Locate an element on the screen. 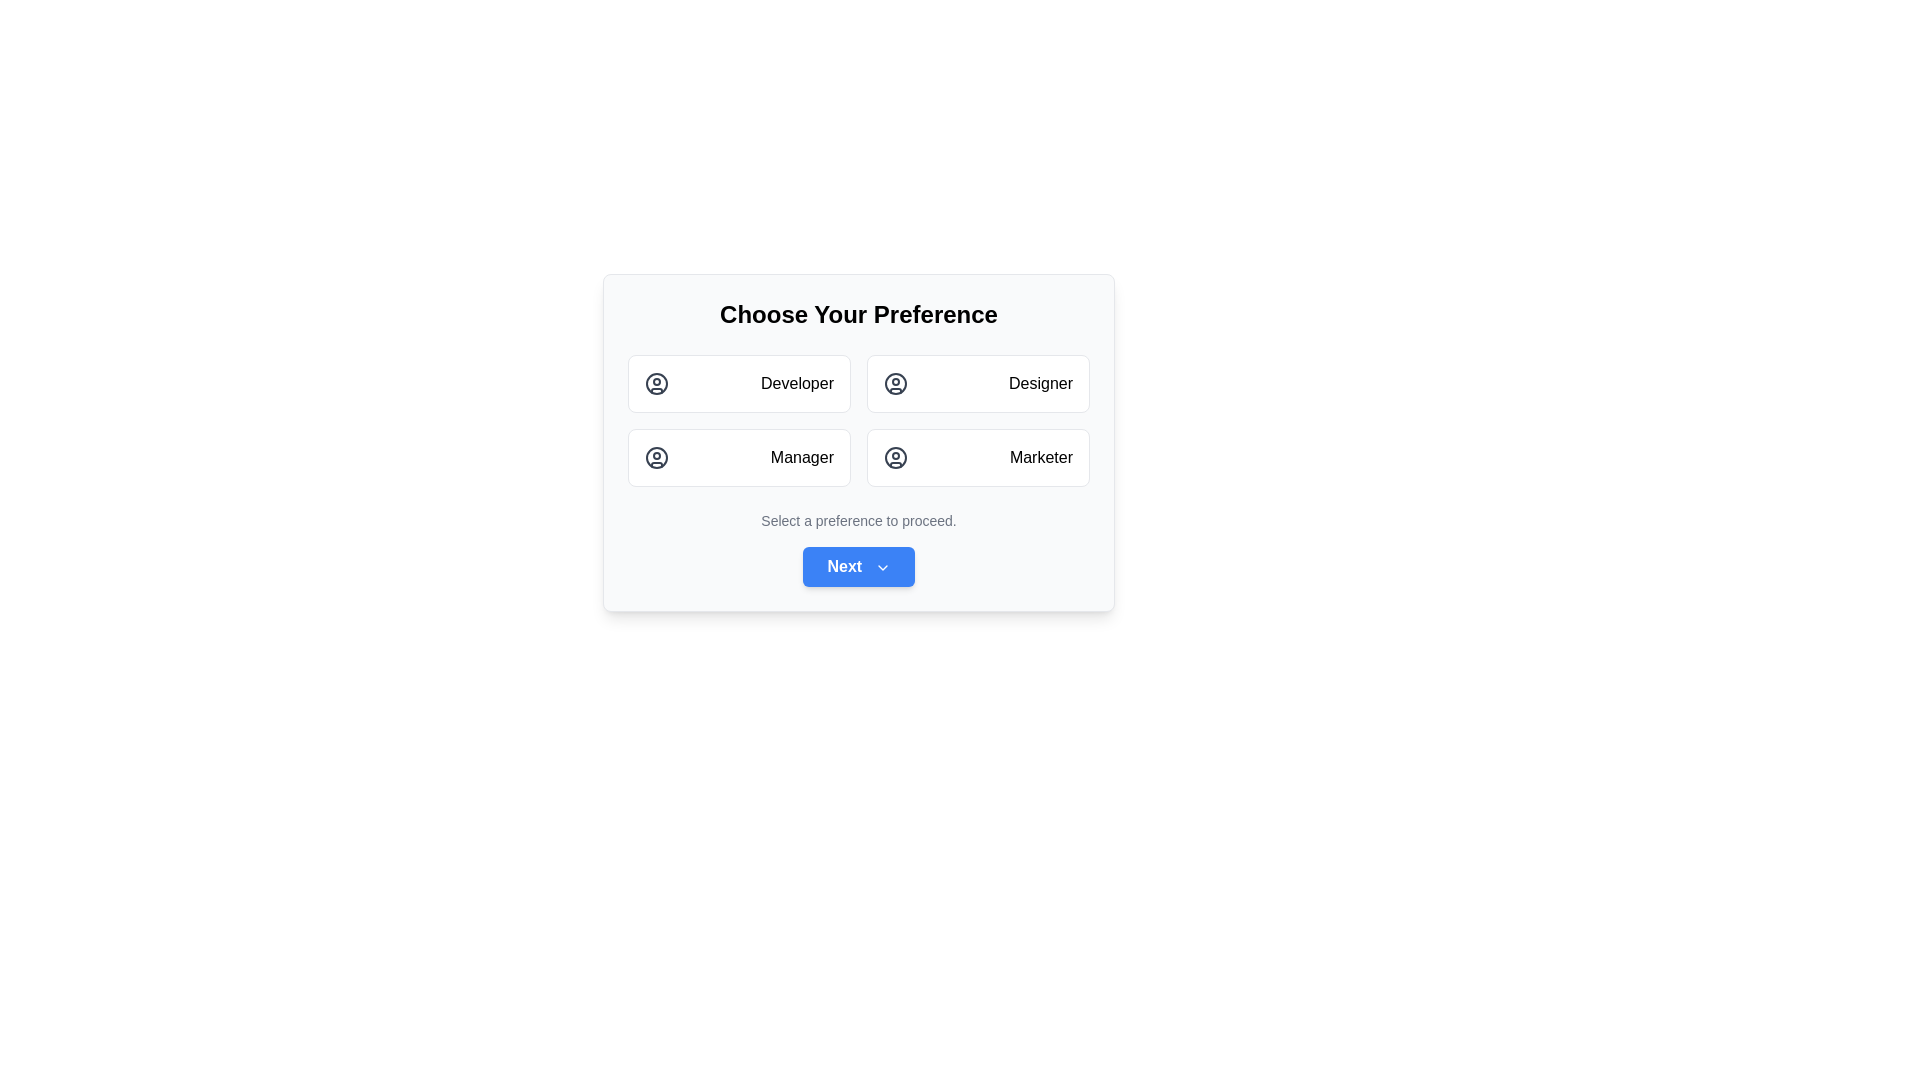  the outer circle of the Manager option icon in the preference selection interface is located at coordinates (657, 458).